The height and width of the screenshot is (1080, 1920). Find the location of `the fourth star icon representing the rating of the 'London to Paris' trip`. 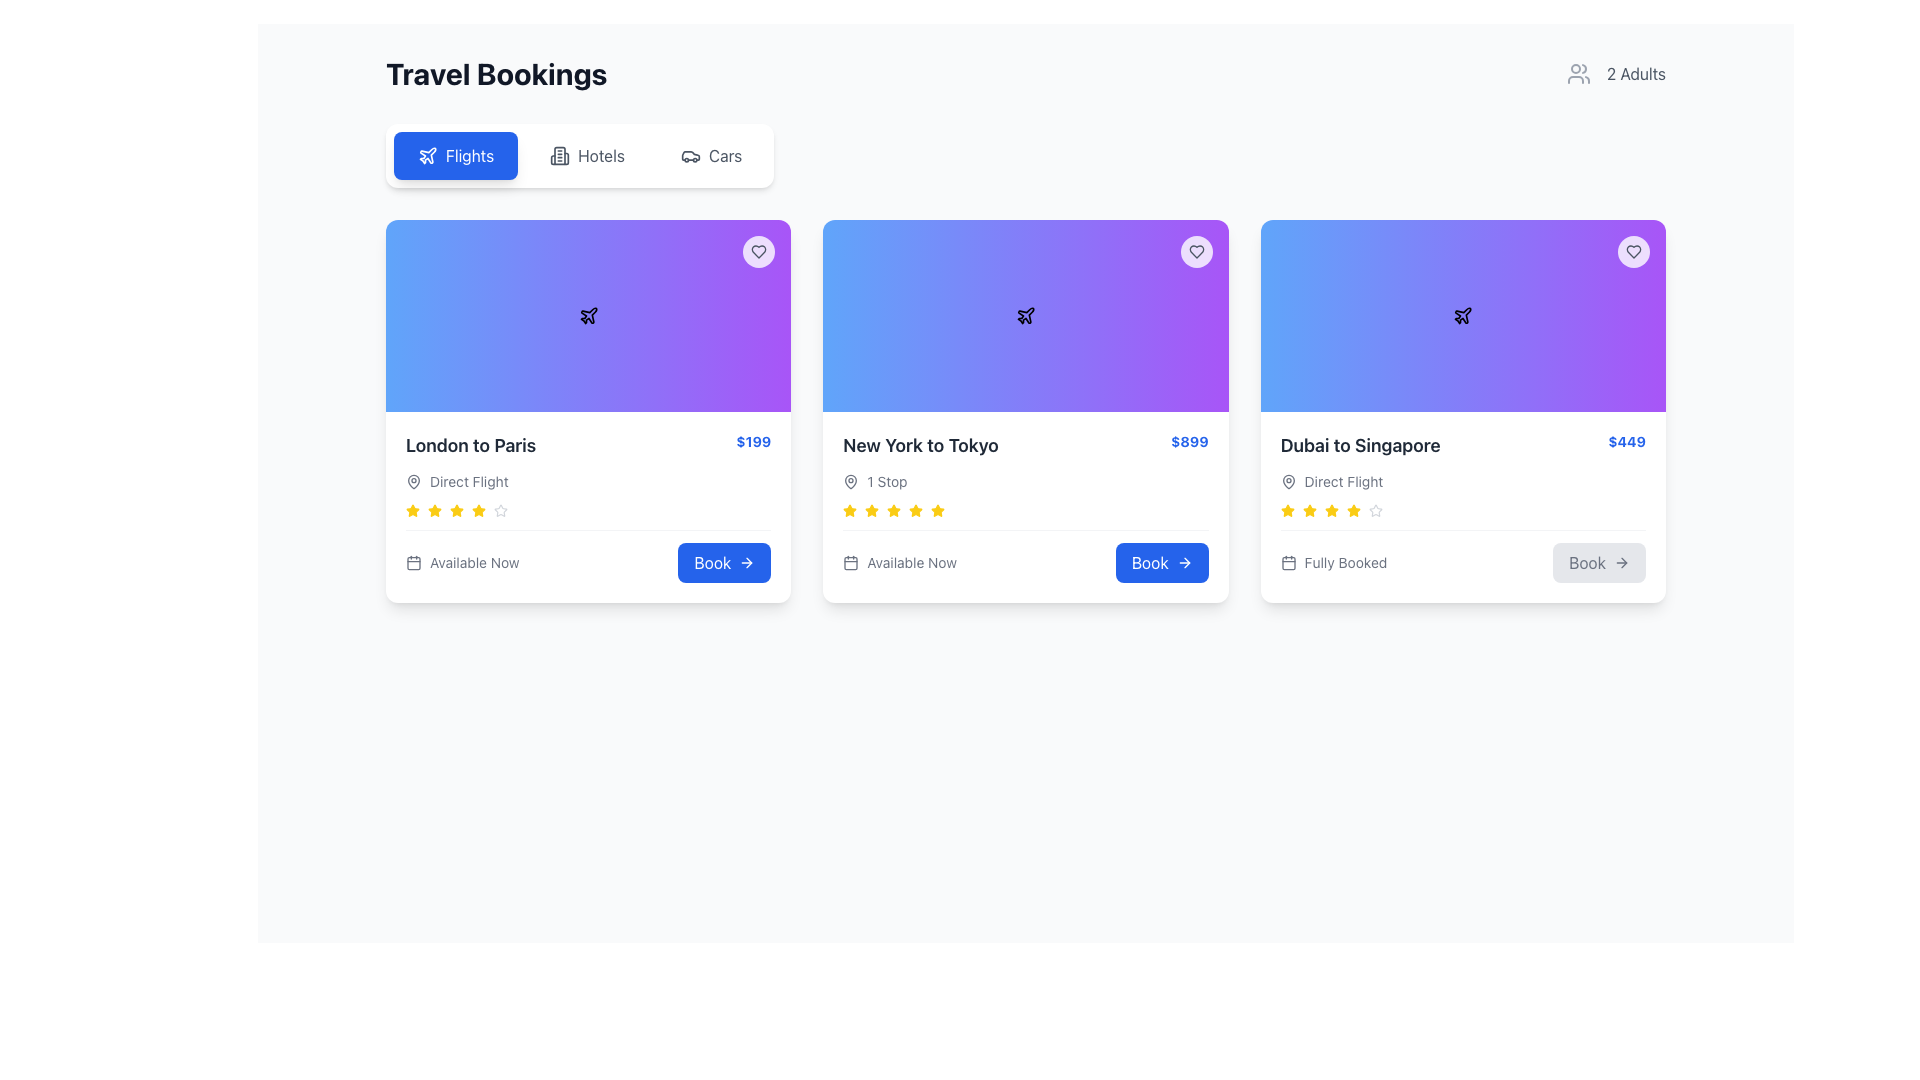

the fourth star icon representing the rating of the 'London to Paris' trip is located at coordinates (411, 509).